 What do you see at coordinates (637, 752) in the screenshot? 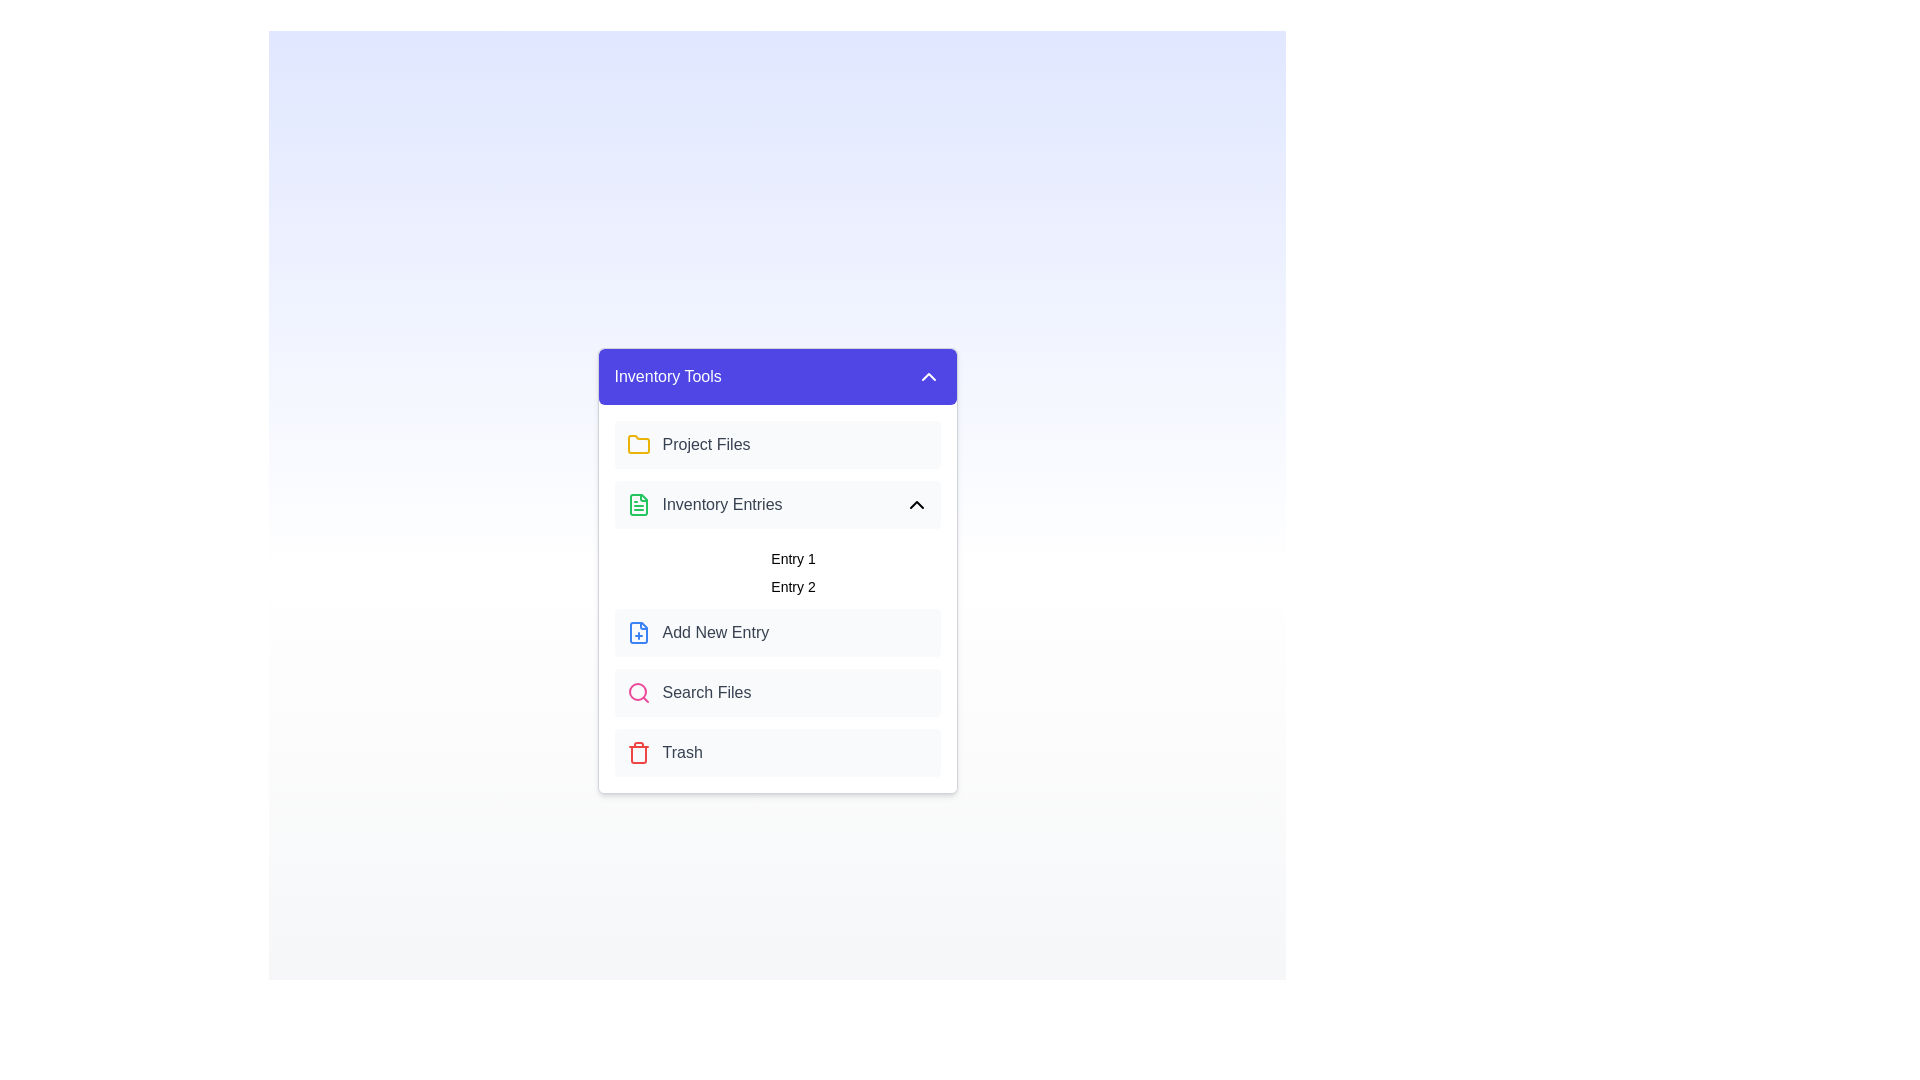
I see `the red trash can icon, which indicates a delete function, located in the 'Trash' menu item entry` at bounding box center [637, 752].